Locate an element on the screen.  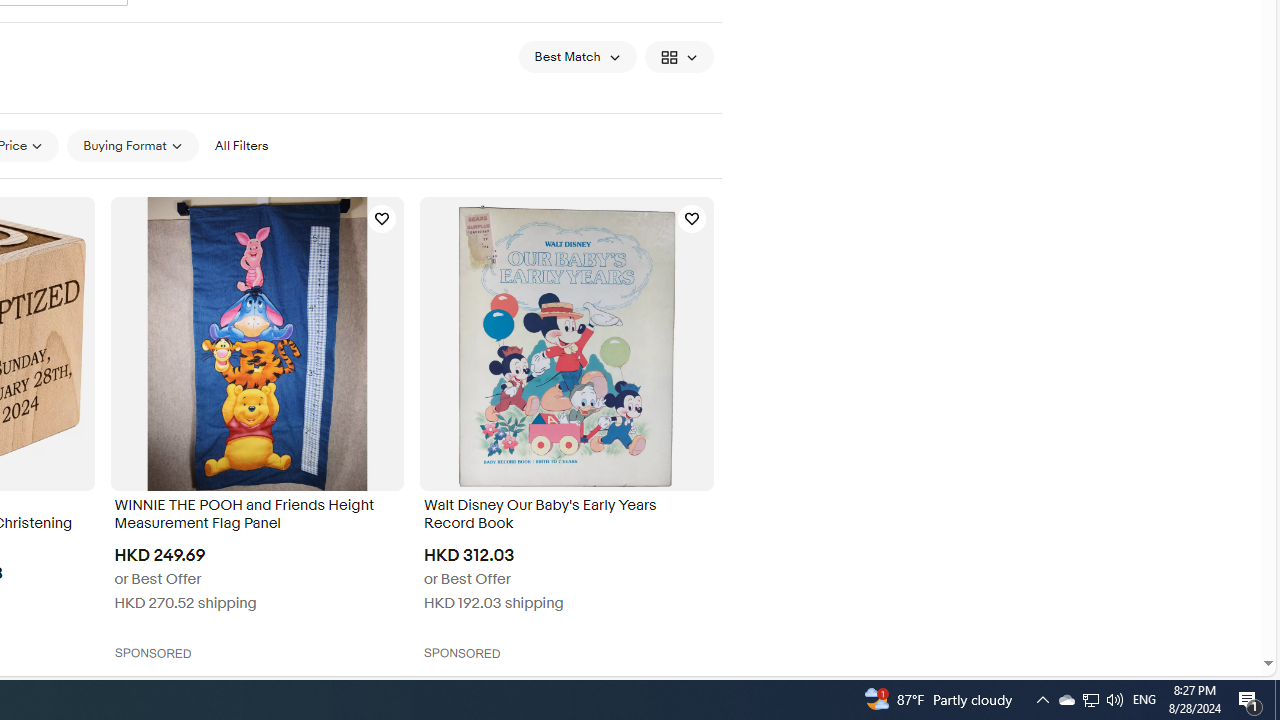
'All Filters' is located at coordinates (240, 145).